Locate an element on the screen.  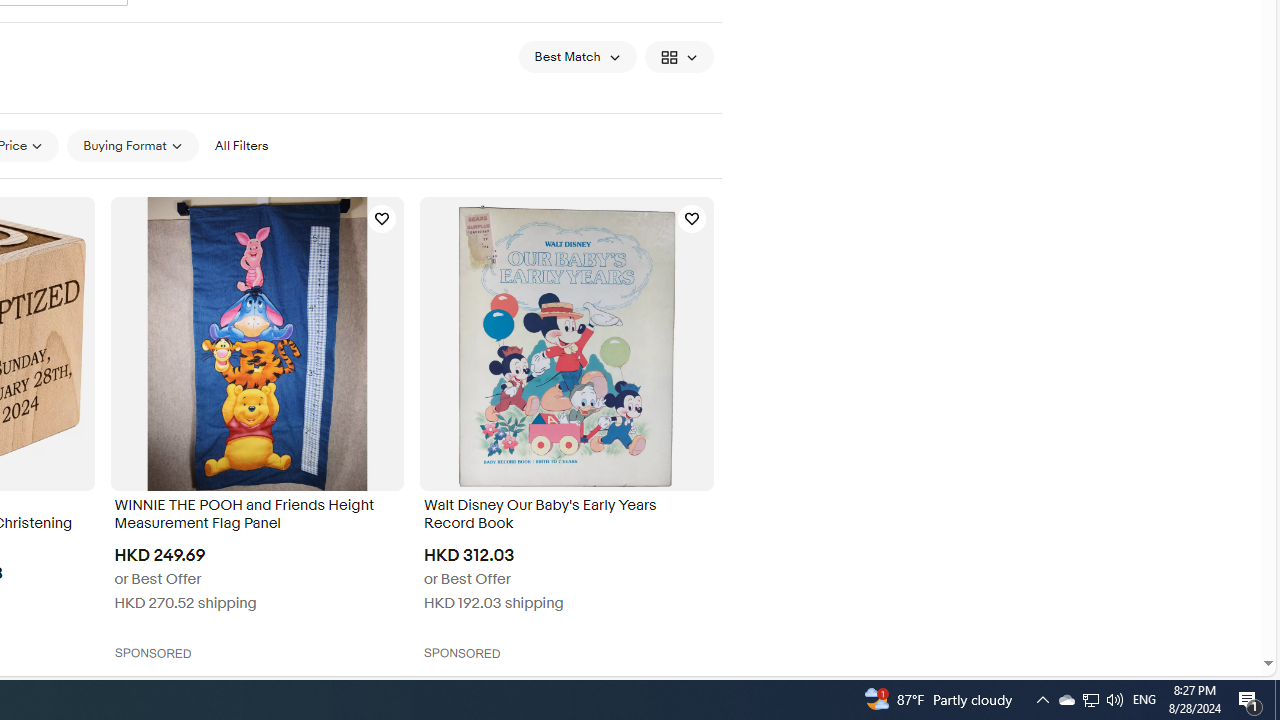
'All Filters' is located at coordinates (240, 145).